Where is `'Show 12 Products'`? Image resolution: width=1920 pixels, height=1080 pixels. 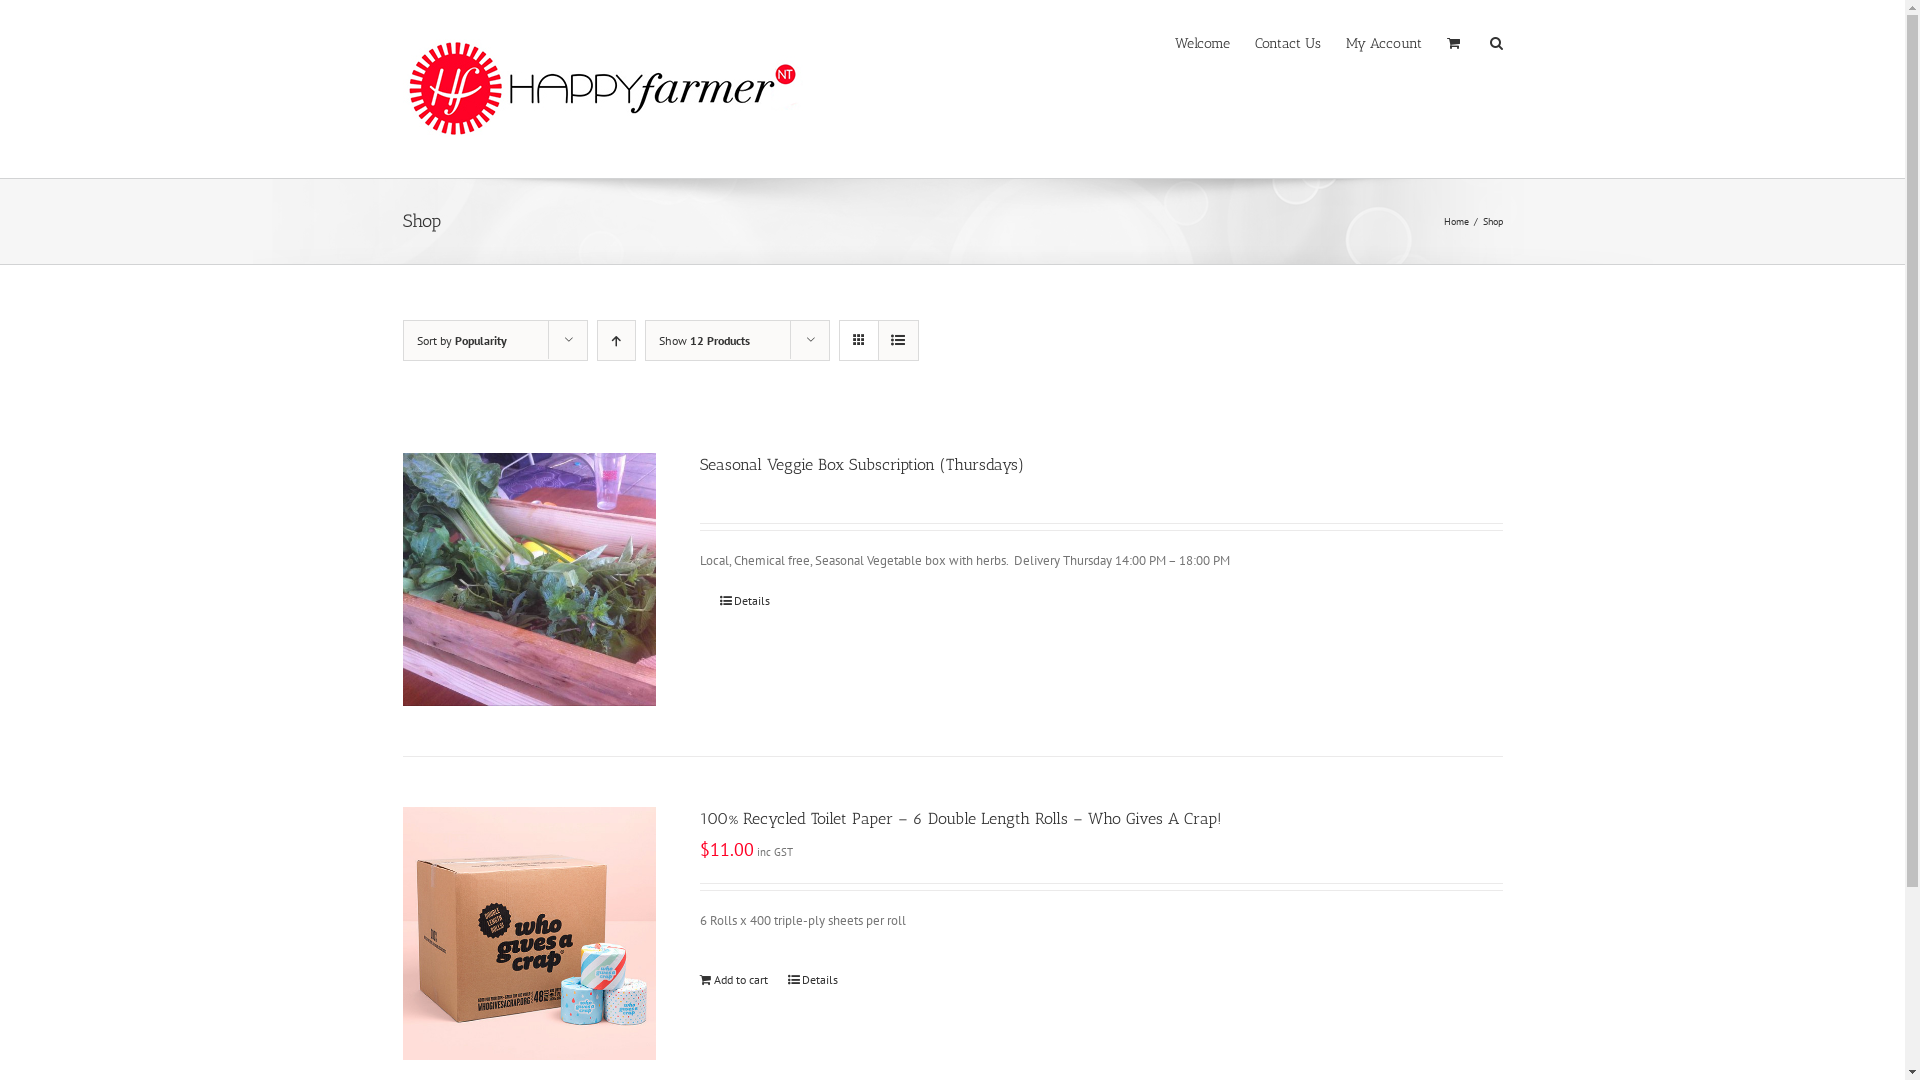
'Show 12 Products' is located at coordinates (703, 339).